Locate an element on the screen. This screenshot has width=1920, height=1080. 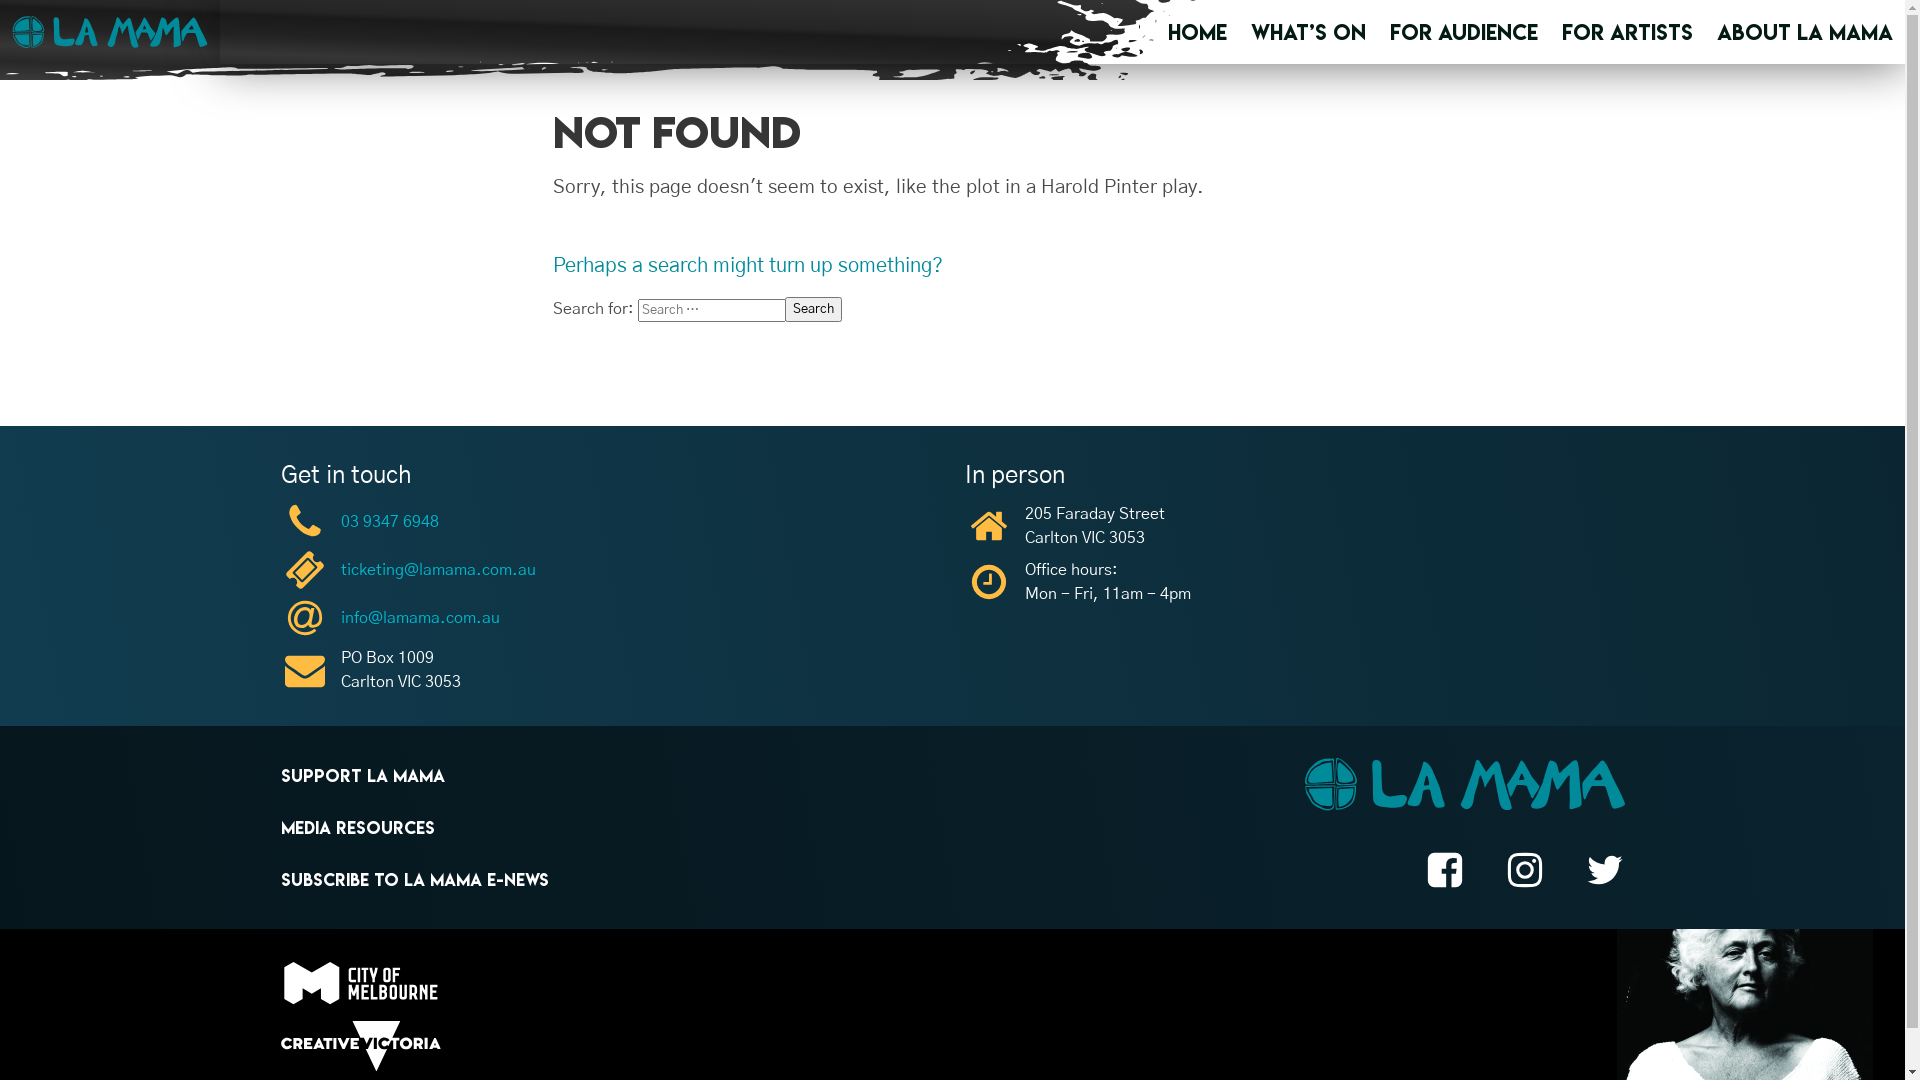
'Media Resources' is located at coordinates (356, 828).